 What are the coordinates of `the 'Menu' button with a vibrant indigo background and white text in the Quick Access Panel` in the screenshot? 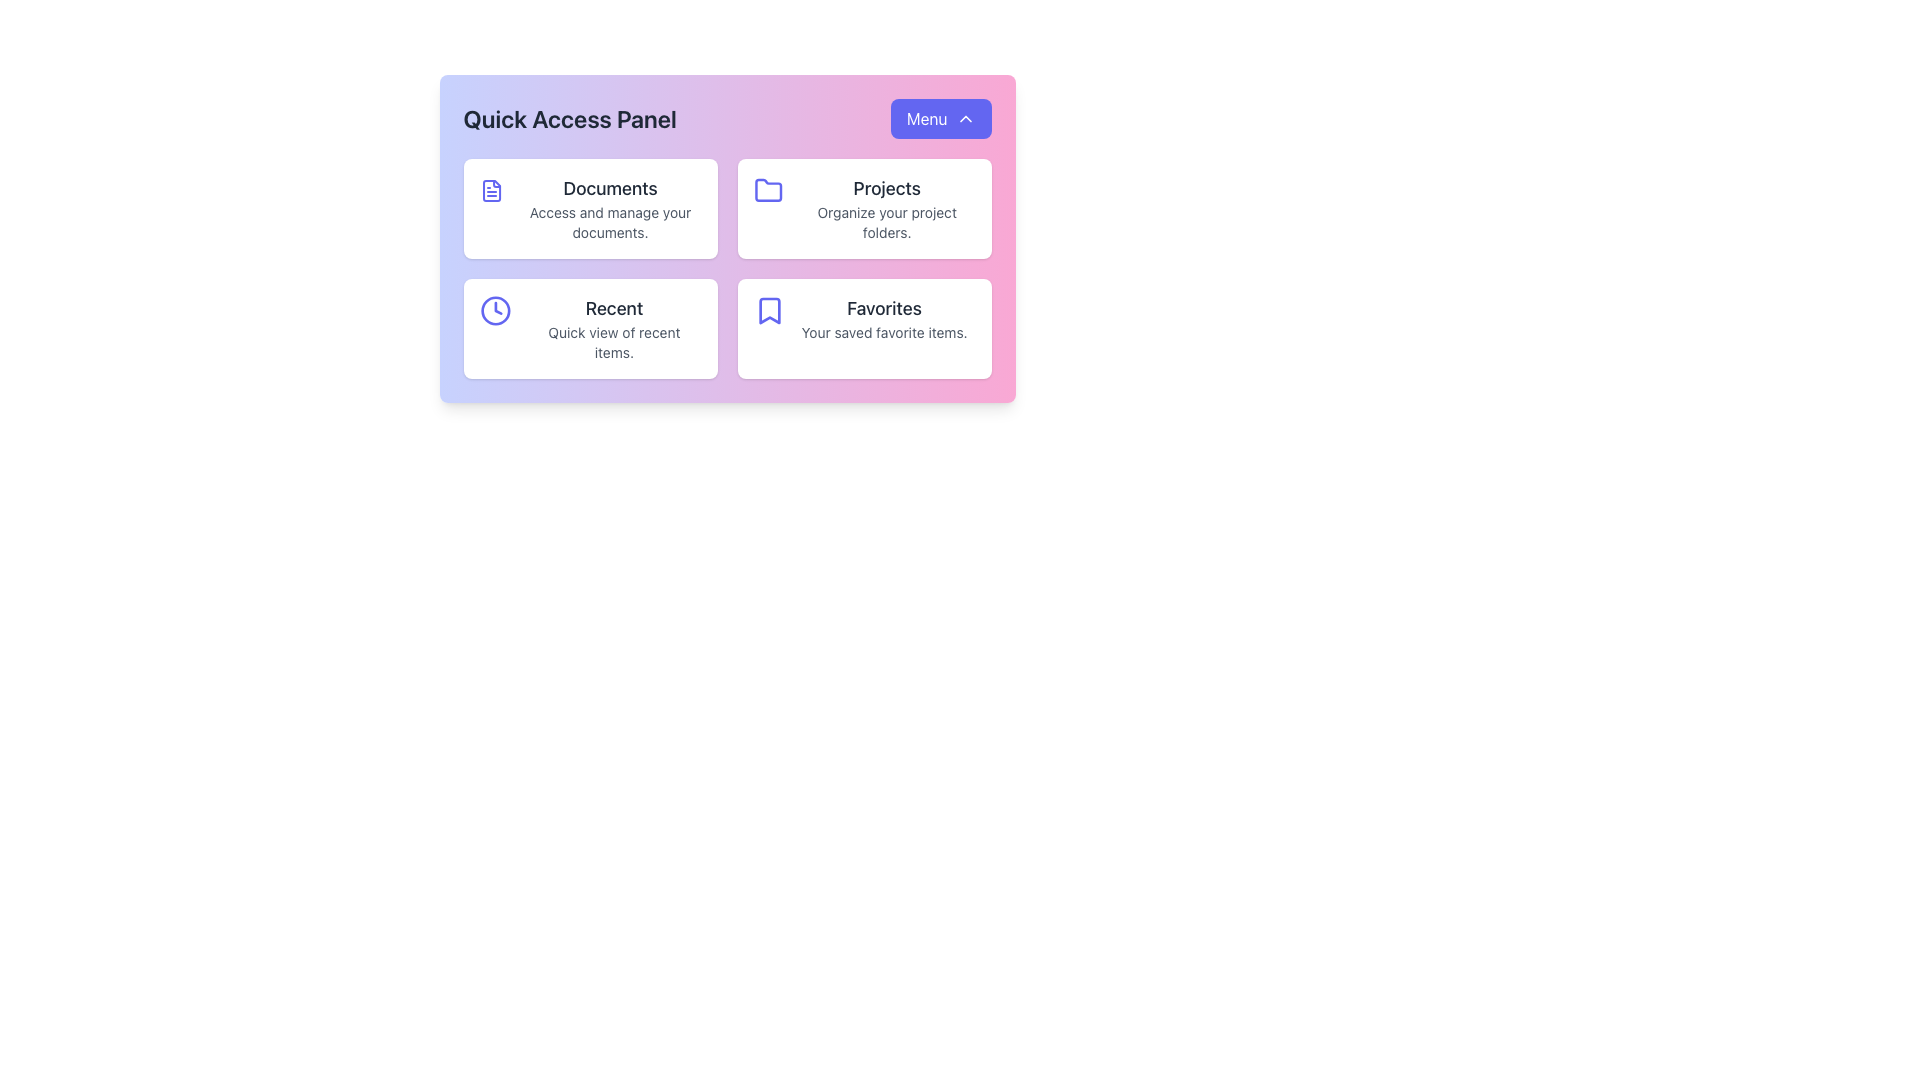 It's located at (940, 119).